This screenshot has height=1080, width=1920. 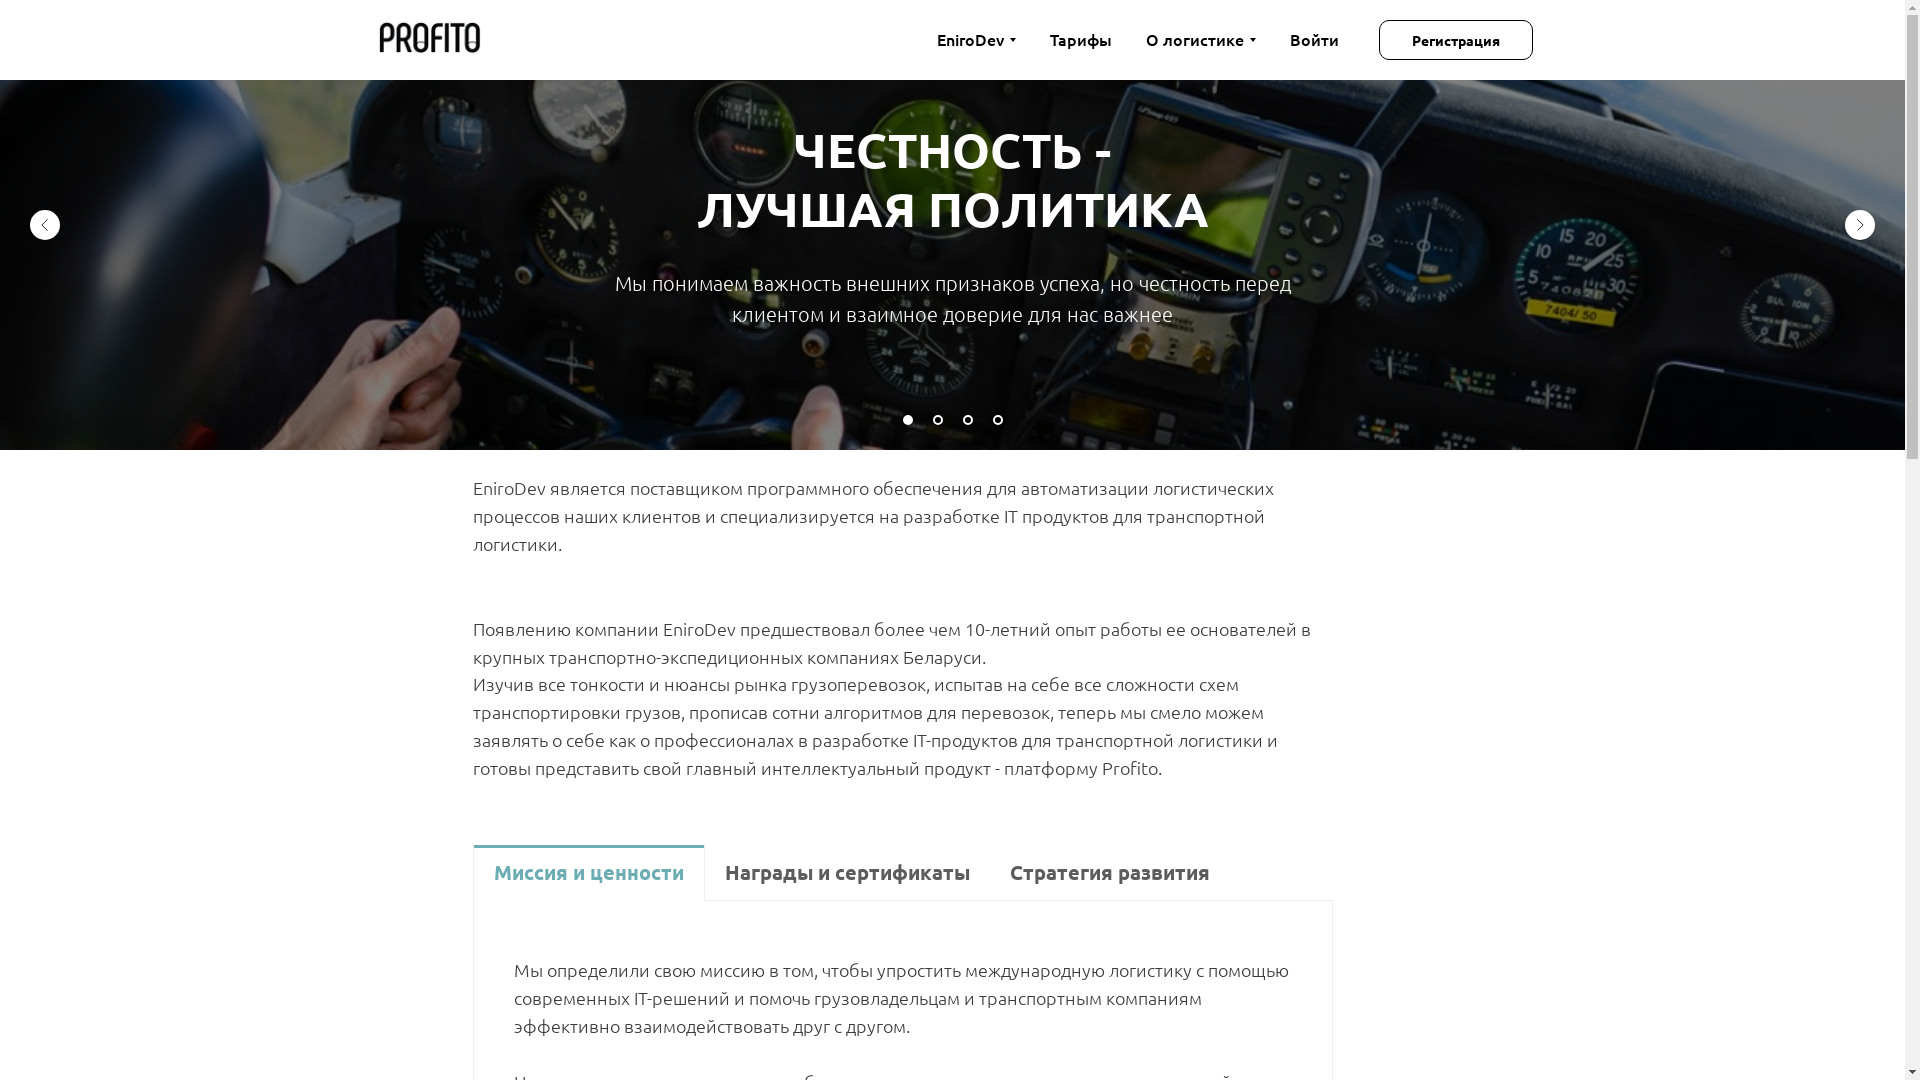 I want to click on 'EniroDev', so click(x=975, y=38).